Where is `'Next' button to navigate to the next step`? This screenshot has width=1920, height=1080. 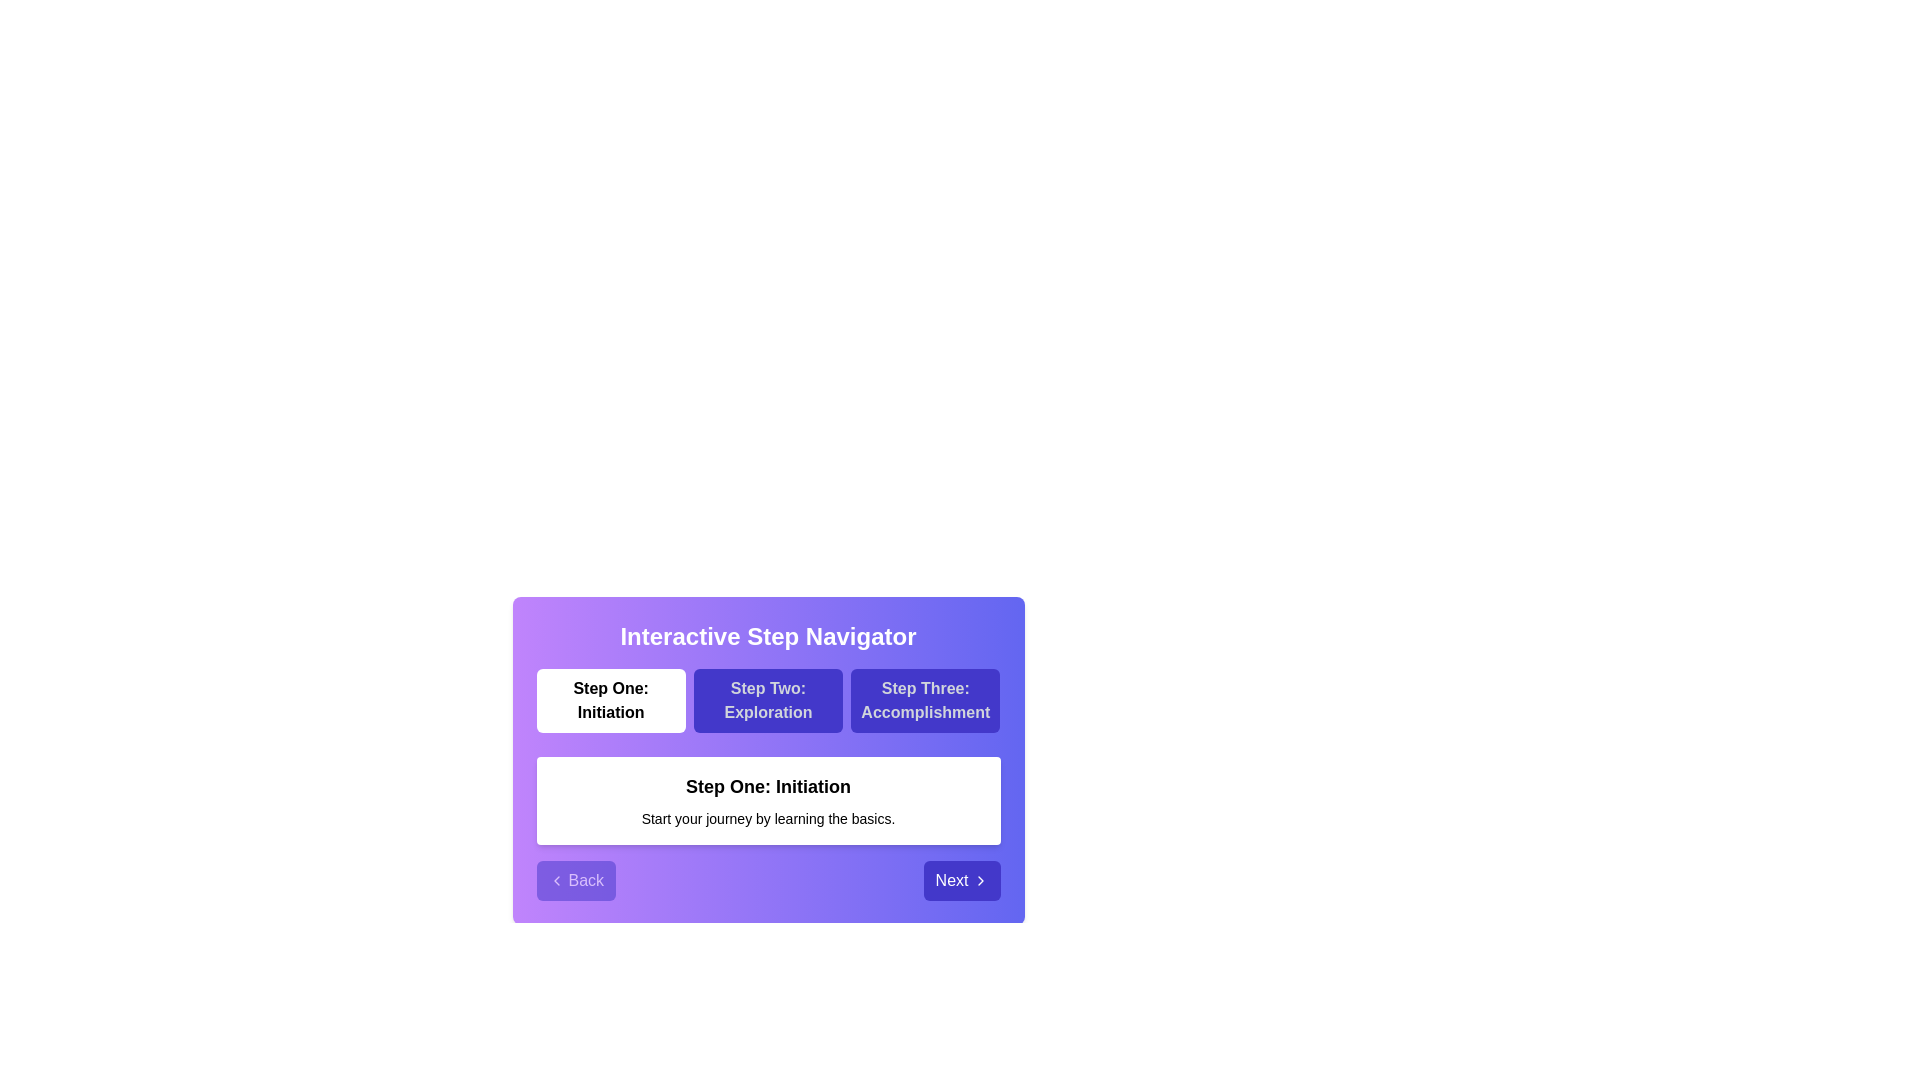
'Next' button to navigate to the next step is located at coordinates (961, 879).